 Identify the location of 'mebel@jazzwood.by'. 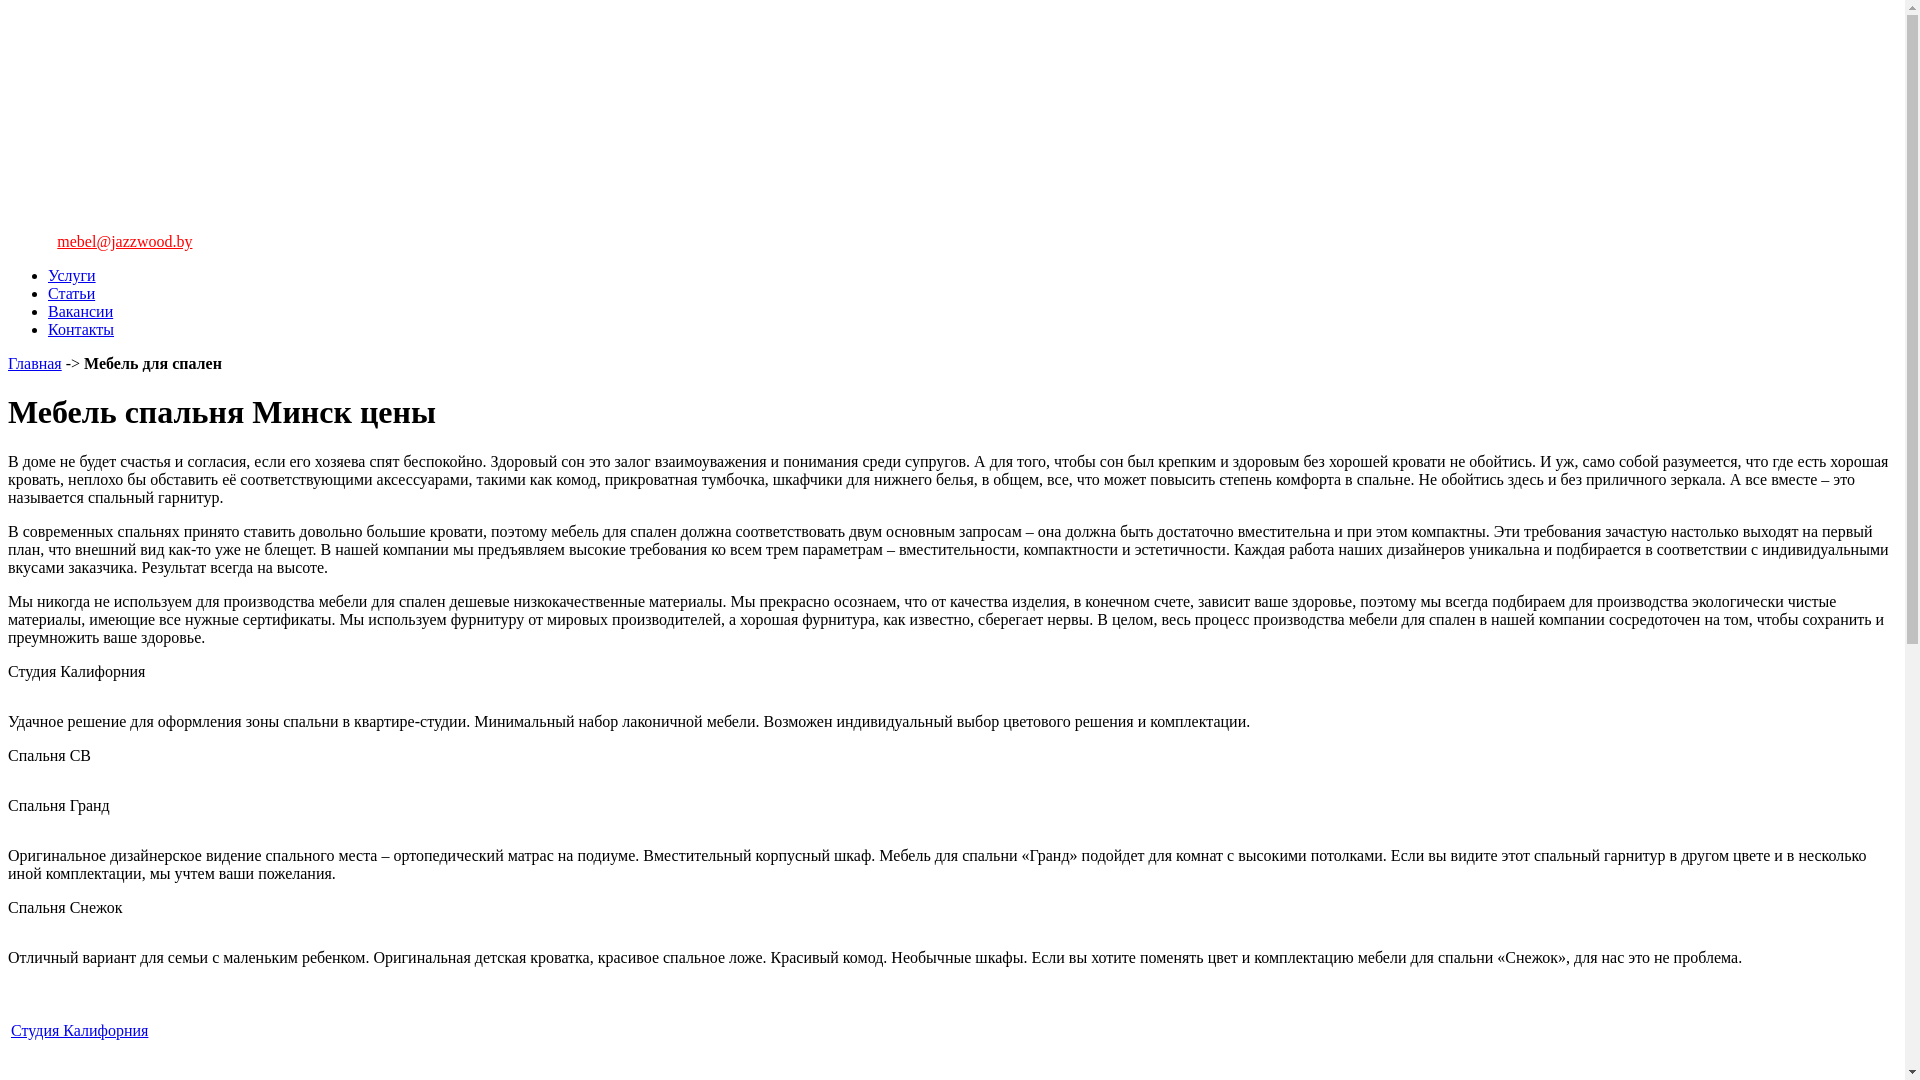
(123, 240).